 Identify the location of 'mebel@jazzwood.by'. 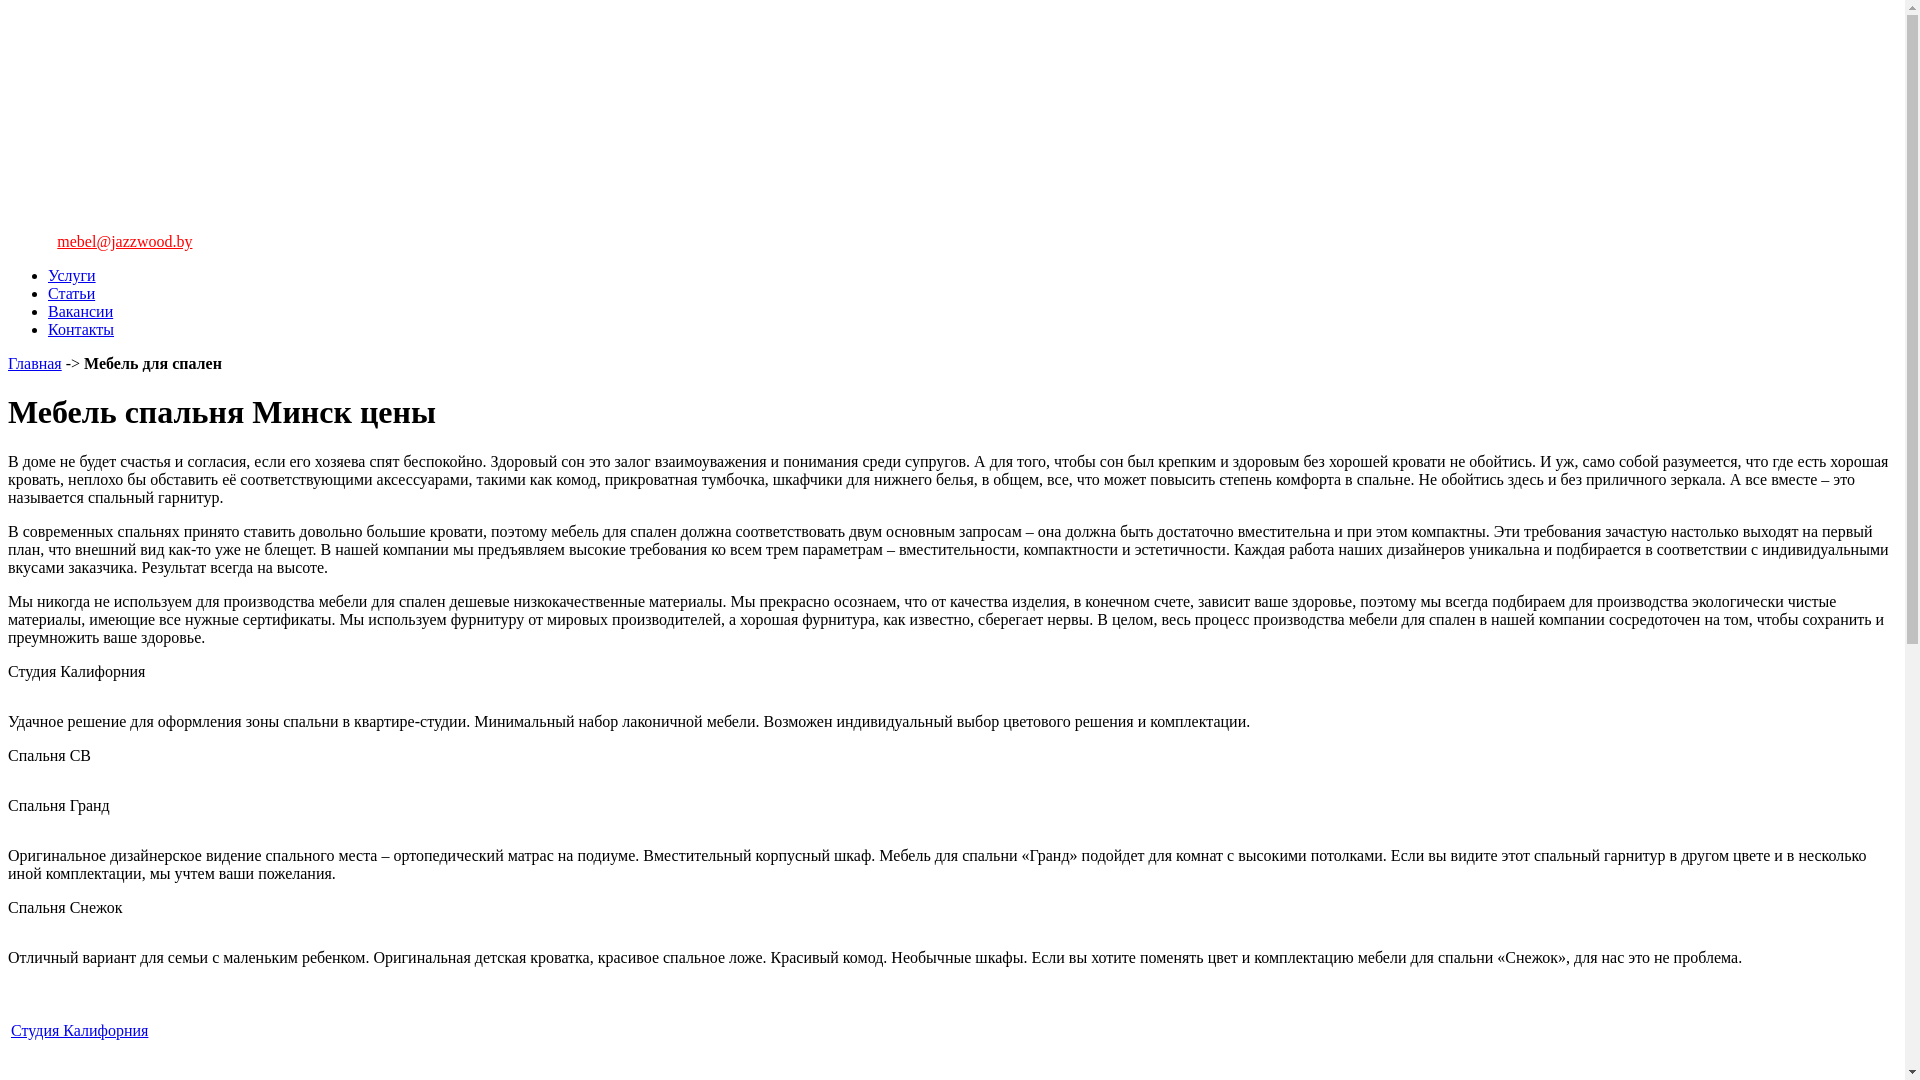
(123, 240).